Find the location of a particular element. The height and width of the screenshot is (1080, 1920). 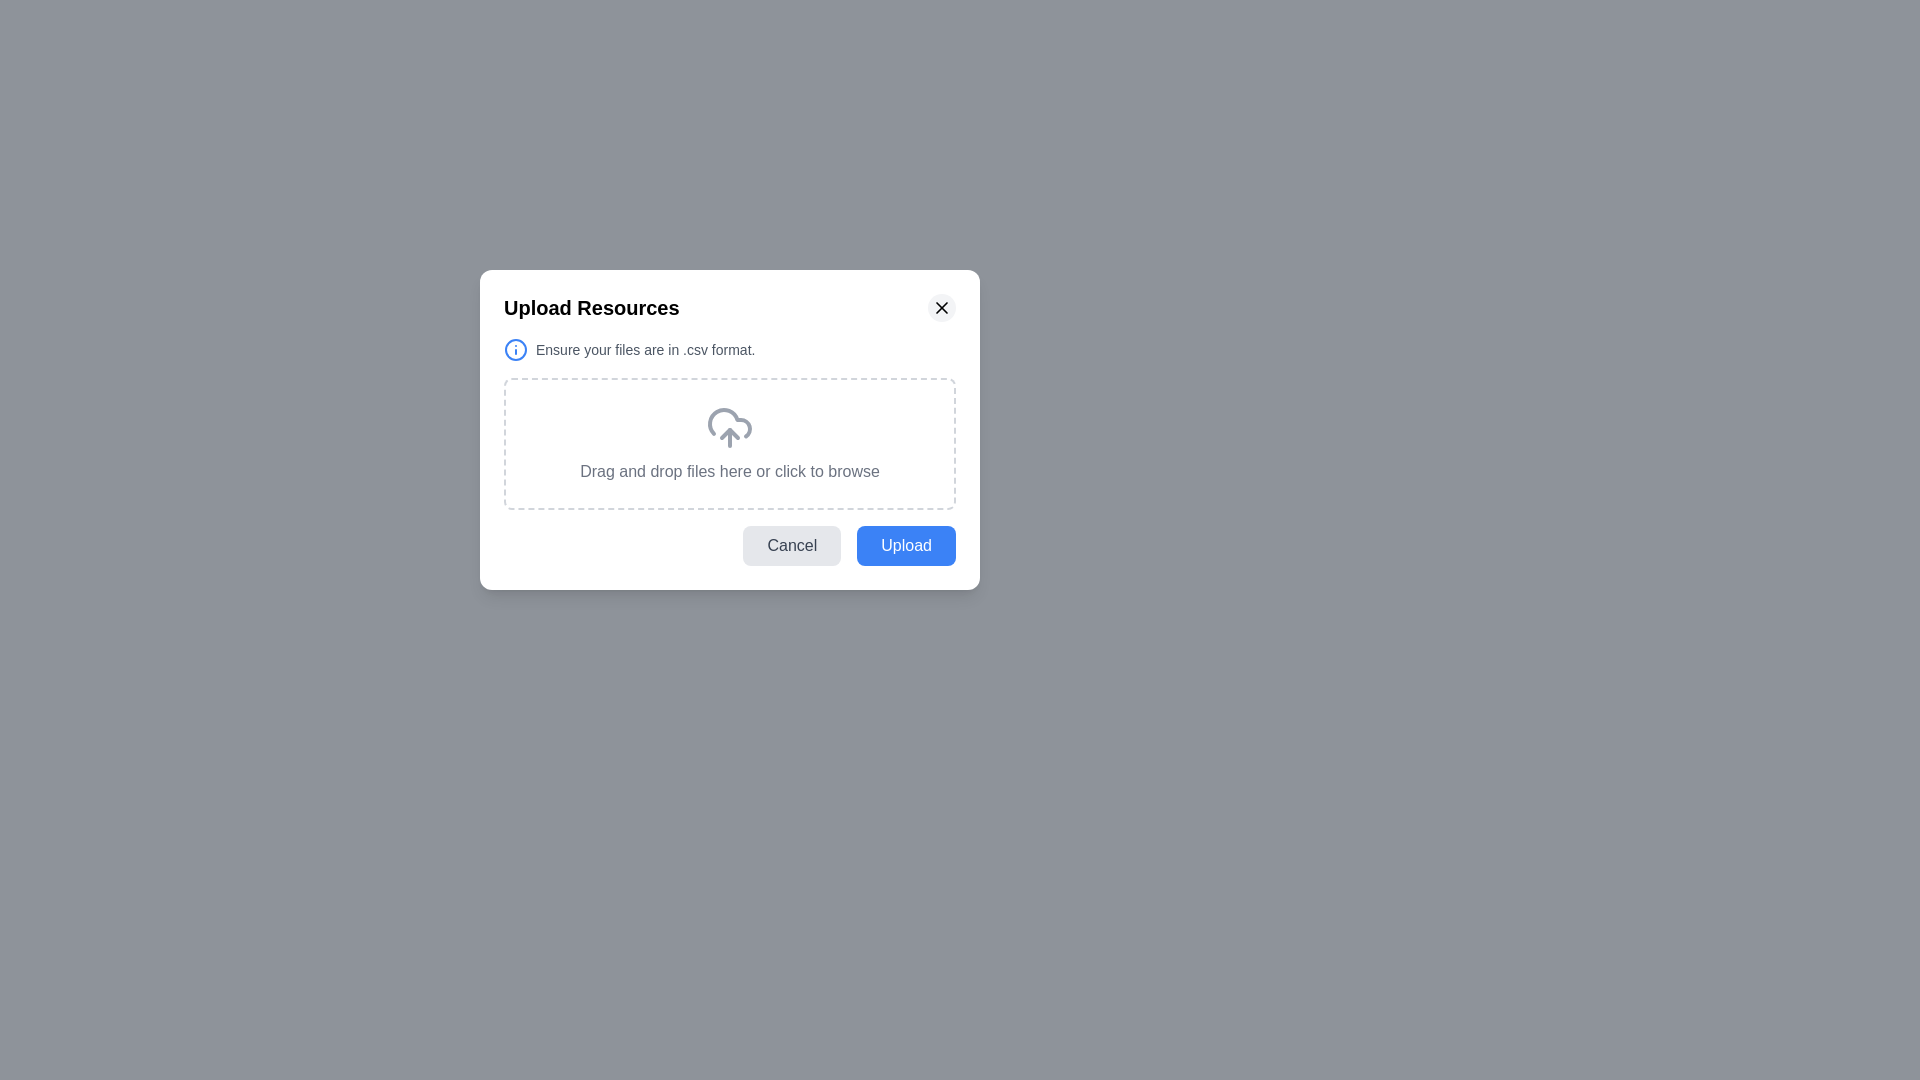

the informational tooltip icon located in the lower-left corner of the 'Upload Resources' modal dialog, which is positioned before the text 'Ensure your files are in .csv format.' is located at coordinates (515, 349).